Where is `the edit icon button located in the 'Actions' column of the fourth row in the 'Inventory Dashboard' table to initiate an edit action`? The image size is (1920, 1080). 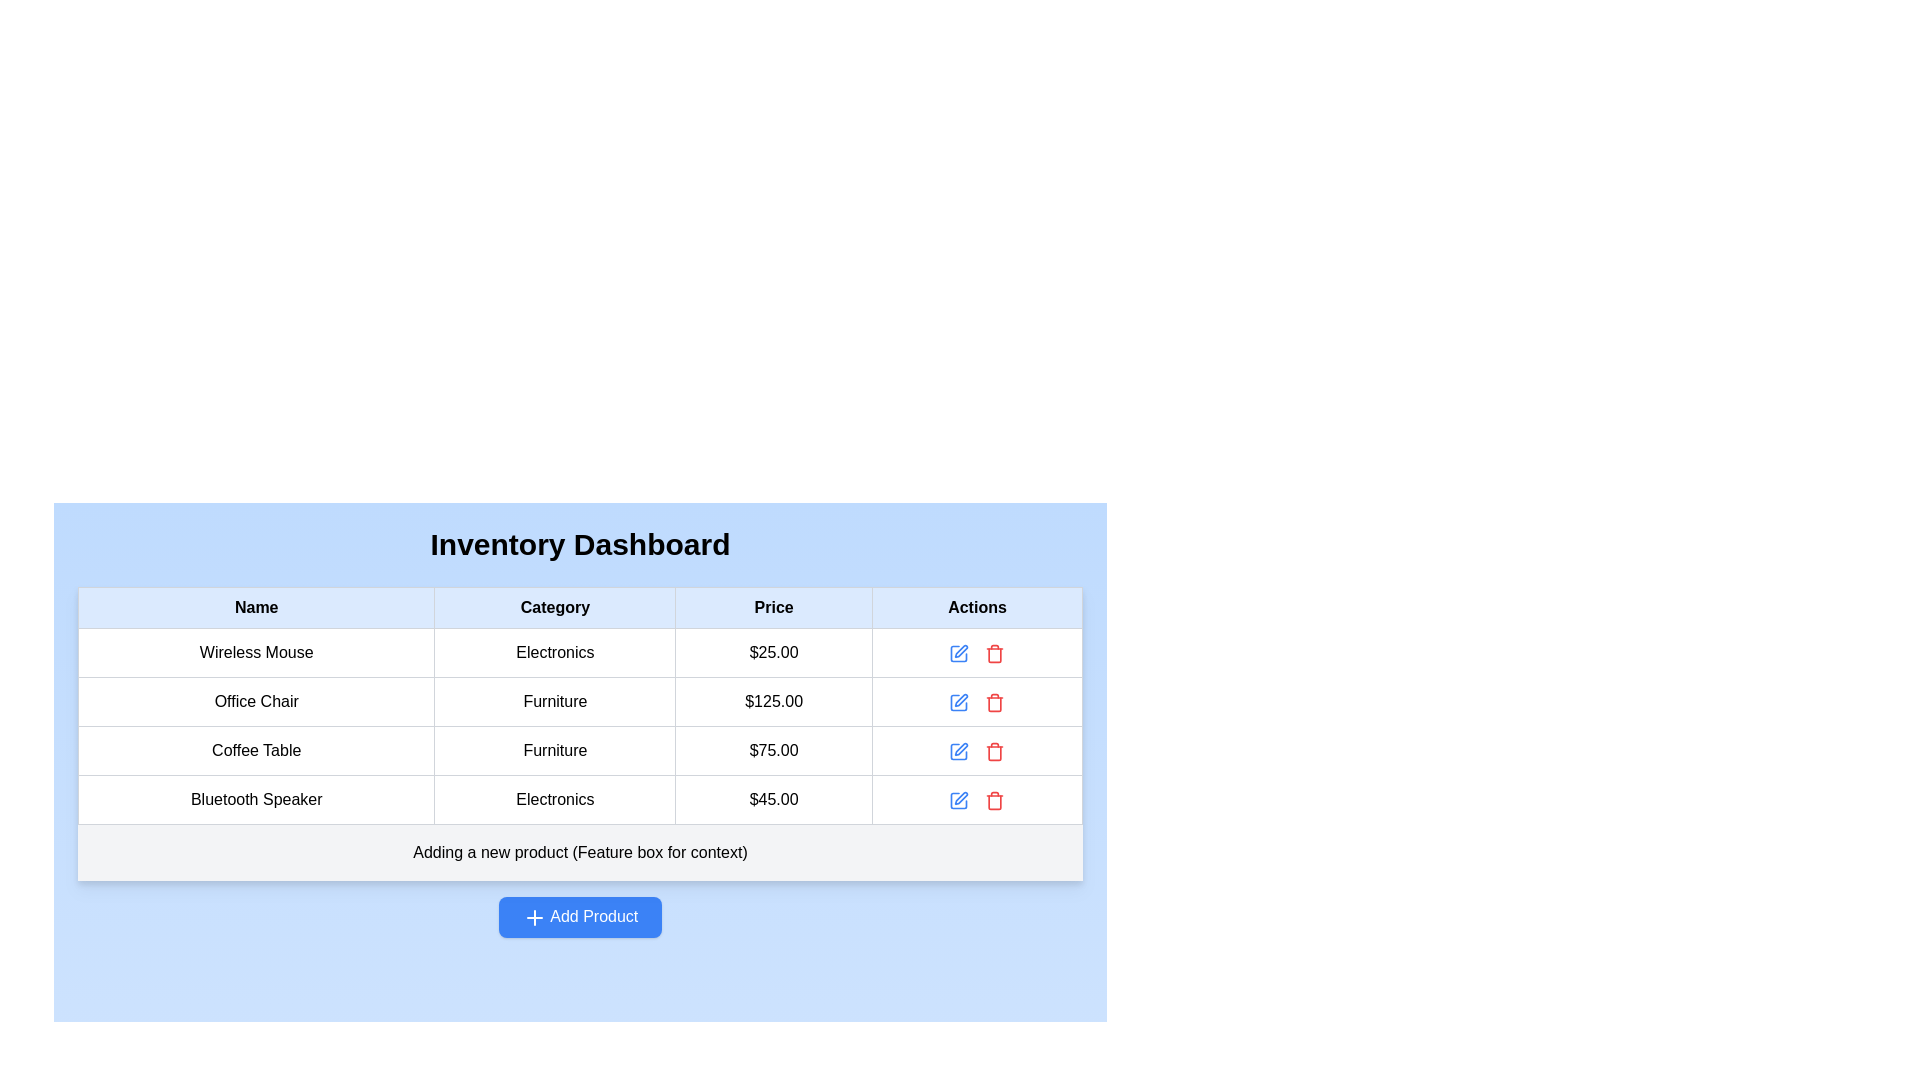 the edit icon button located in the 'Actions' column of the fourth row in the 'Inventory Dashboard' table to initiate an edit action is located at coordinates (961, 797).